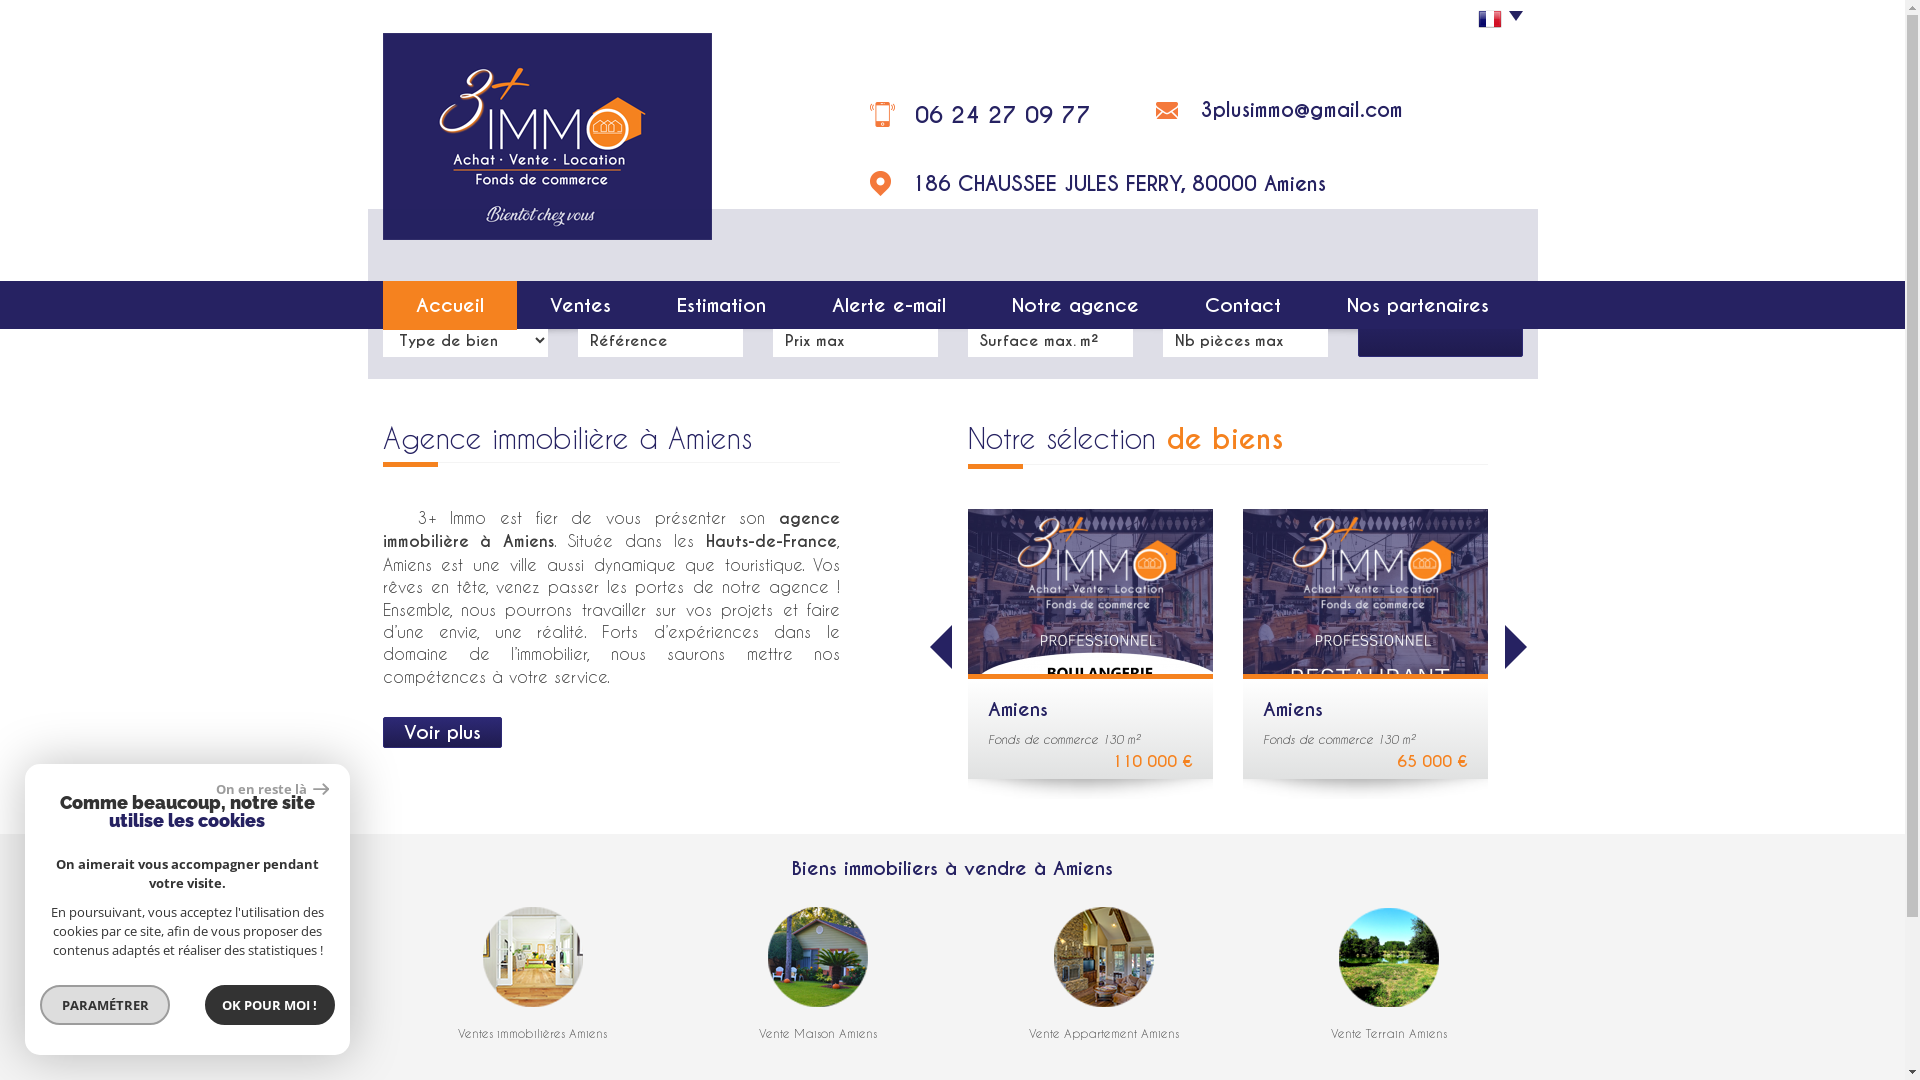  I want to click on 'OK POUR MOI !', so click(268, 1005).